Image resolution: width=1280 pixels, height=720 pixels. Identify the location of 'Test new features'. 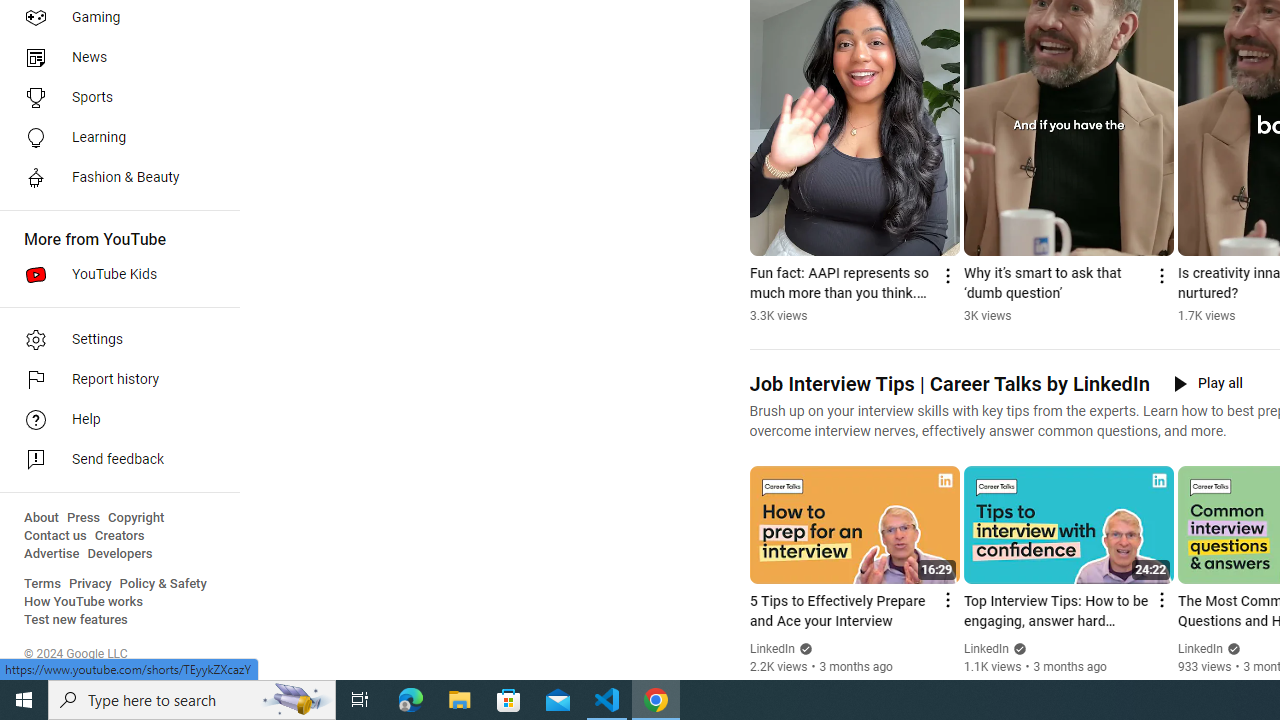
(76, 619).